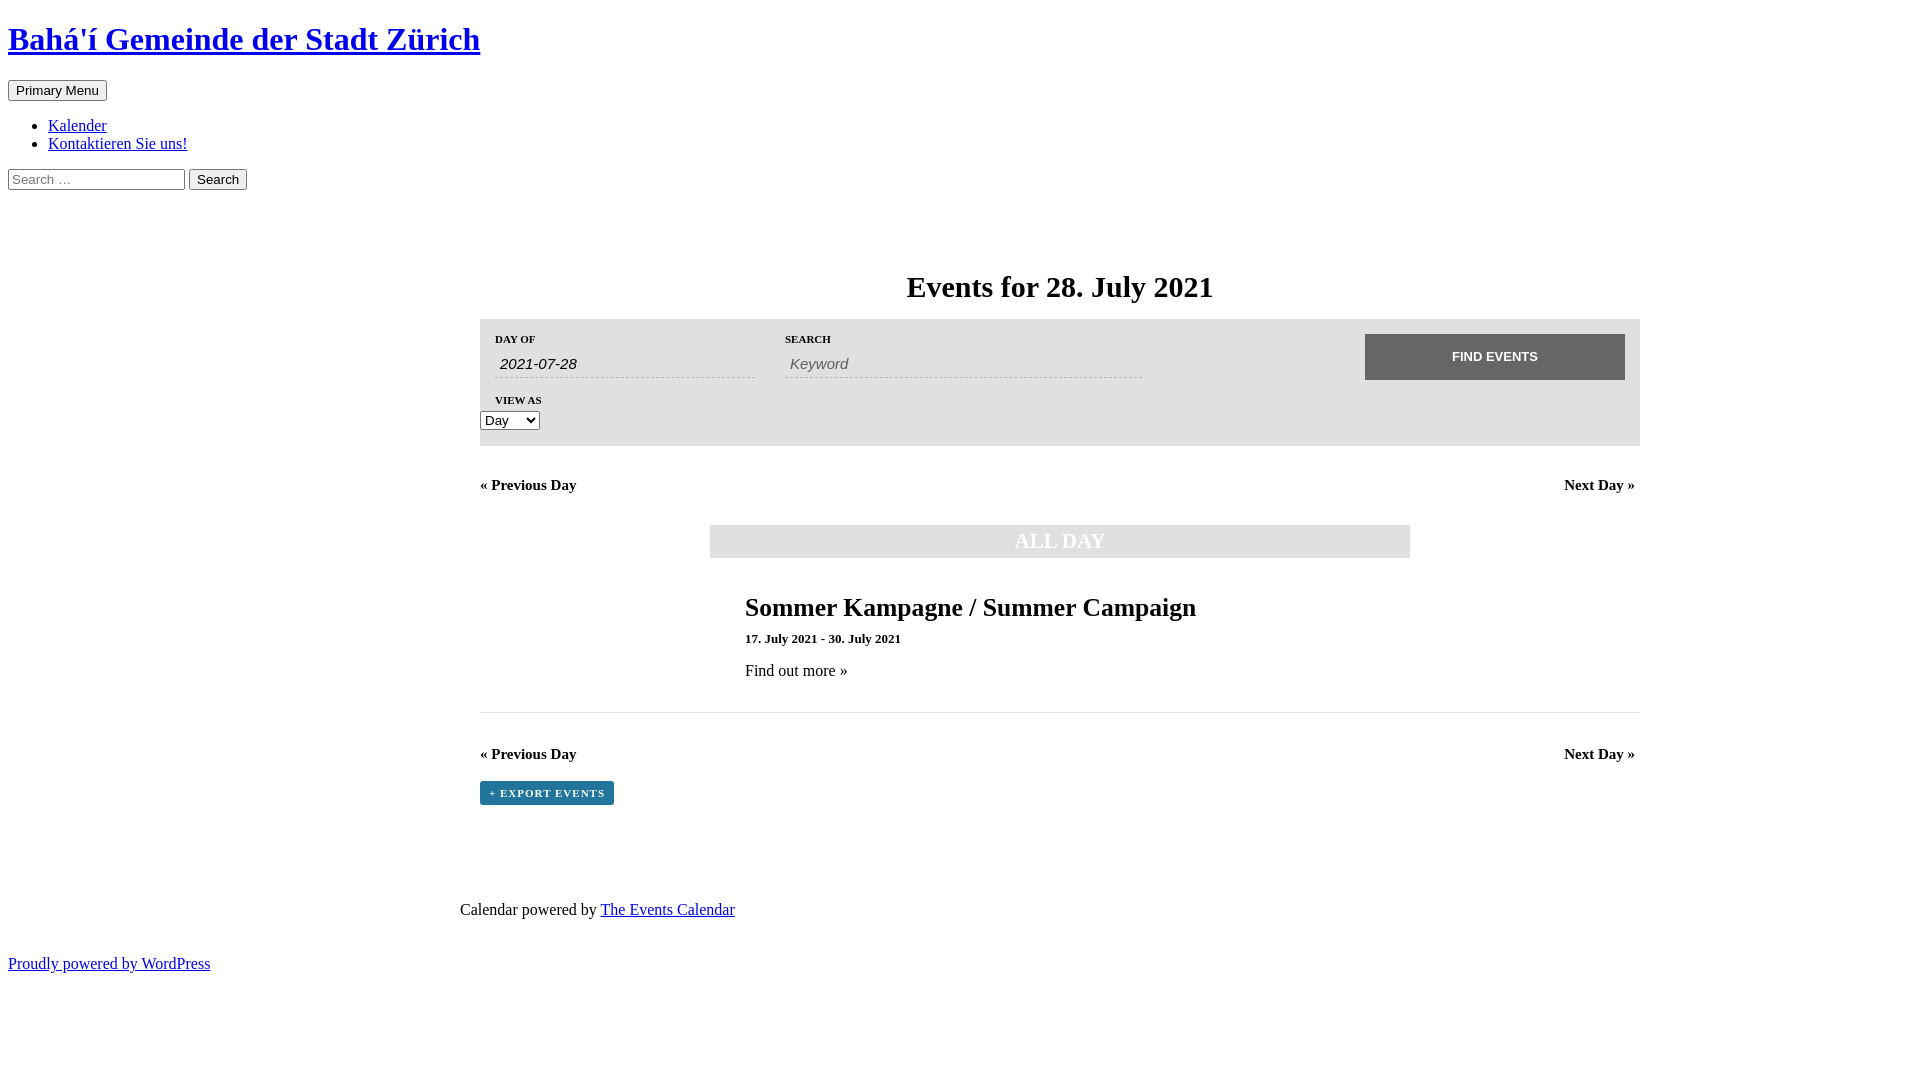 This screenshot has width=1920, height=1080. I want to click on 'Kalender', so click(77, 125).